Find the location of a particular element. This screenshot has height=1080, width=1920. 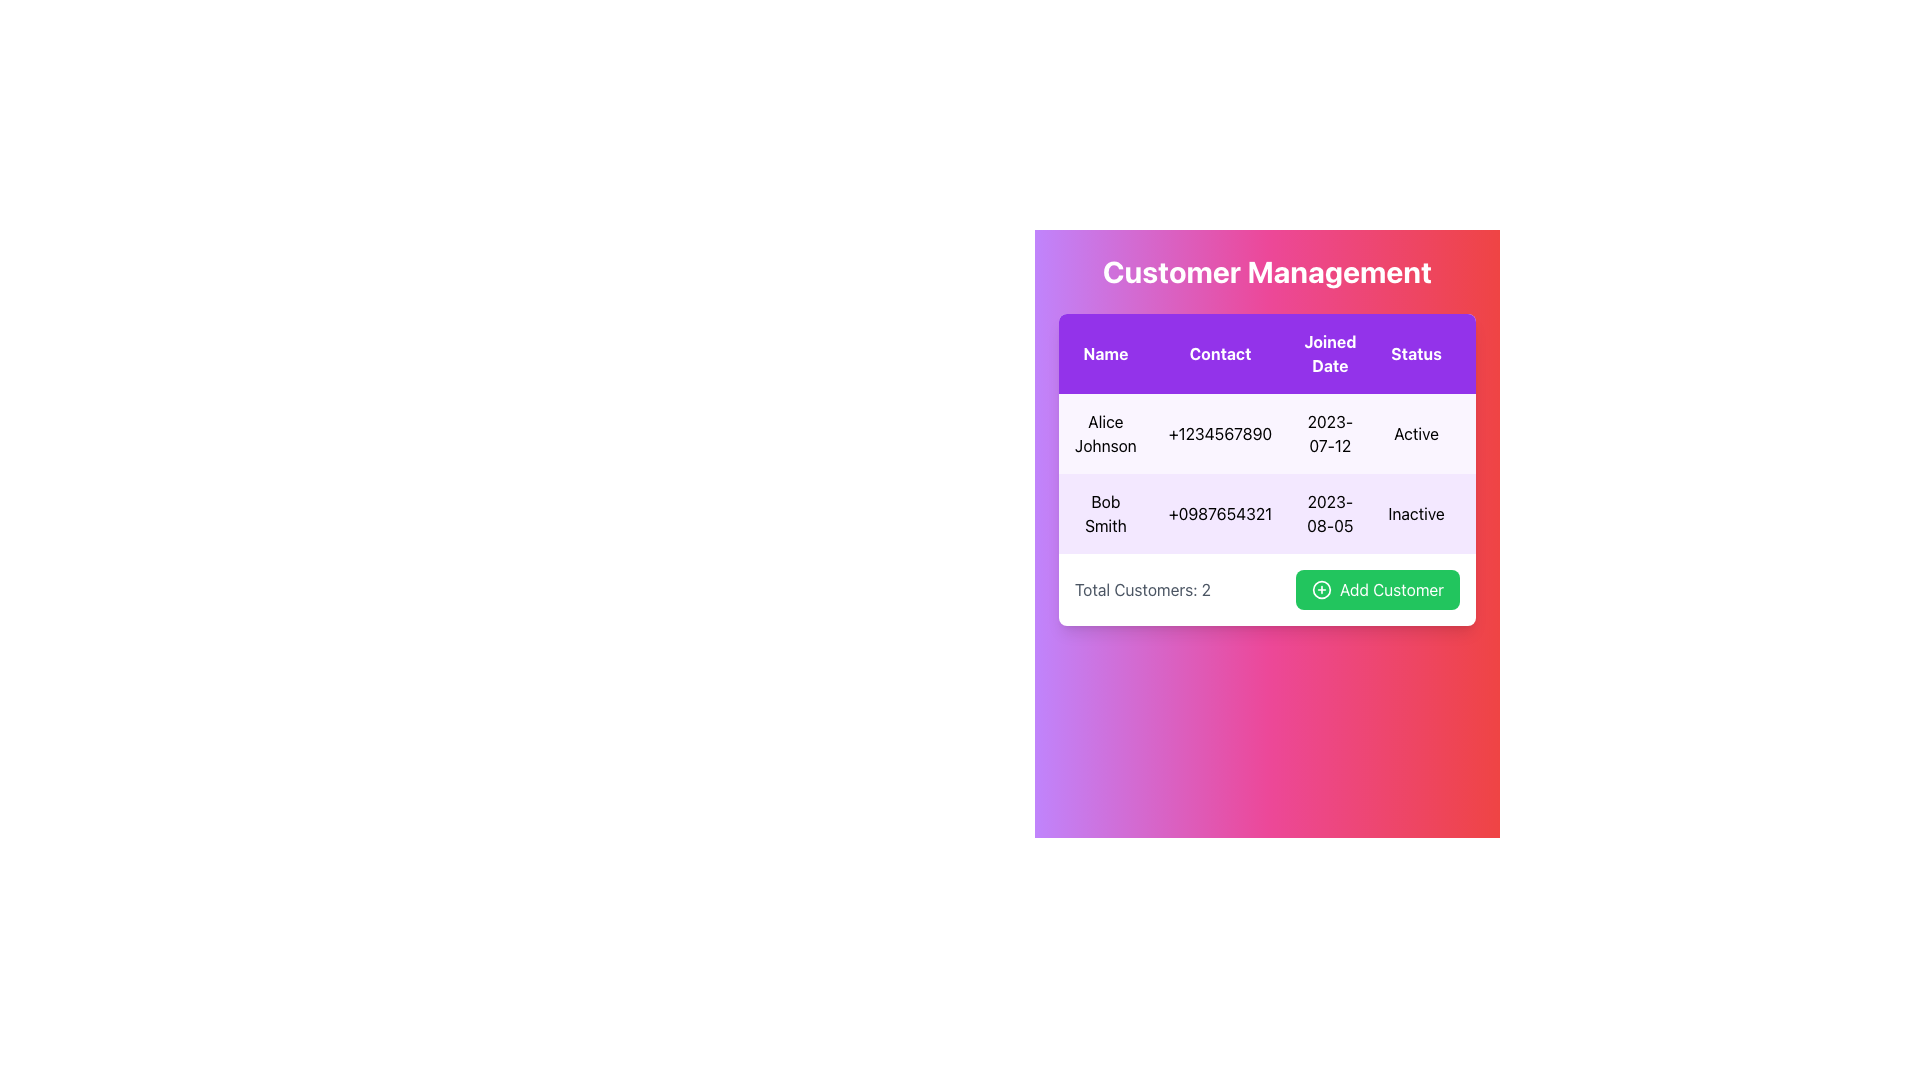

the 'Joined Date' text label element is located at coordinates (1330, 353).